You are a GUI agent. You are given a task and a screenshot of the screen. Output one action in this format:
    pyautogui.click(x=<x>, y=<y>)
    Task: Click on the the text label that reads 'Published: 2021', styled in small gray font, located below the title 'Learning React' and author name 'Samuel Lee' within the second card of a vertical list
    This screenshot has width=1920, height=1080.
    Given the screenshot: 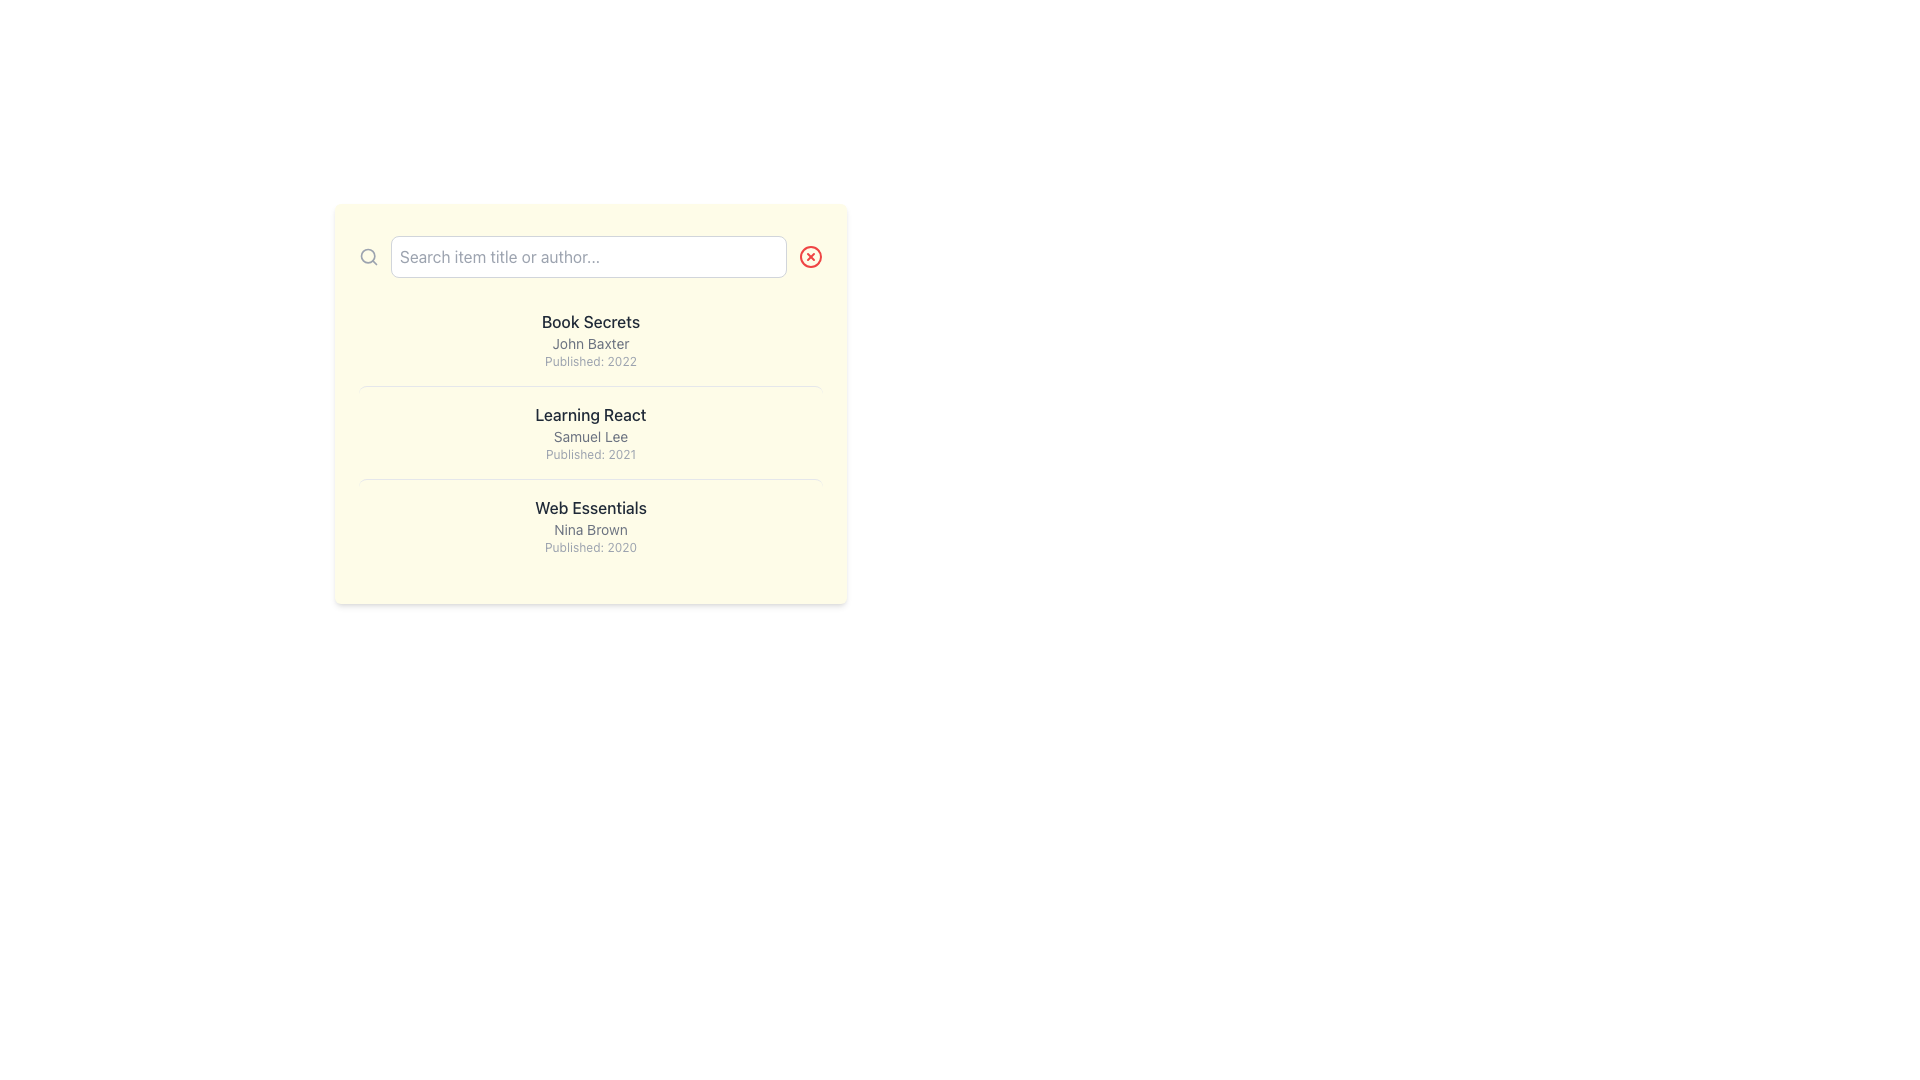 What is the action you would take?
    pyautogui.click(x=589, y=455)
    